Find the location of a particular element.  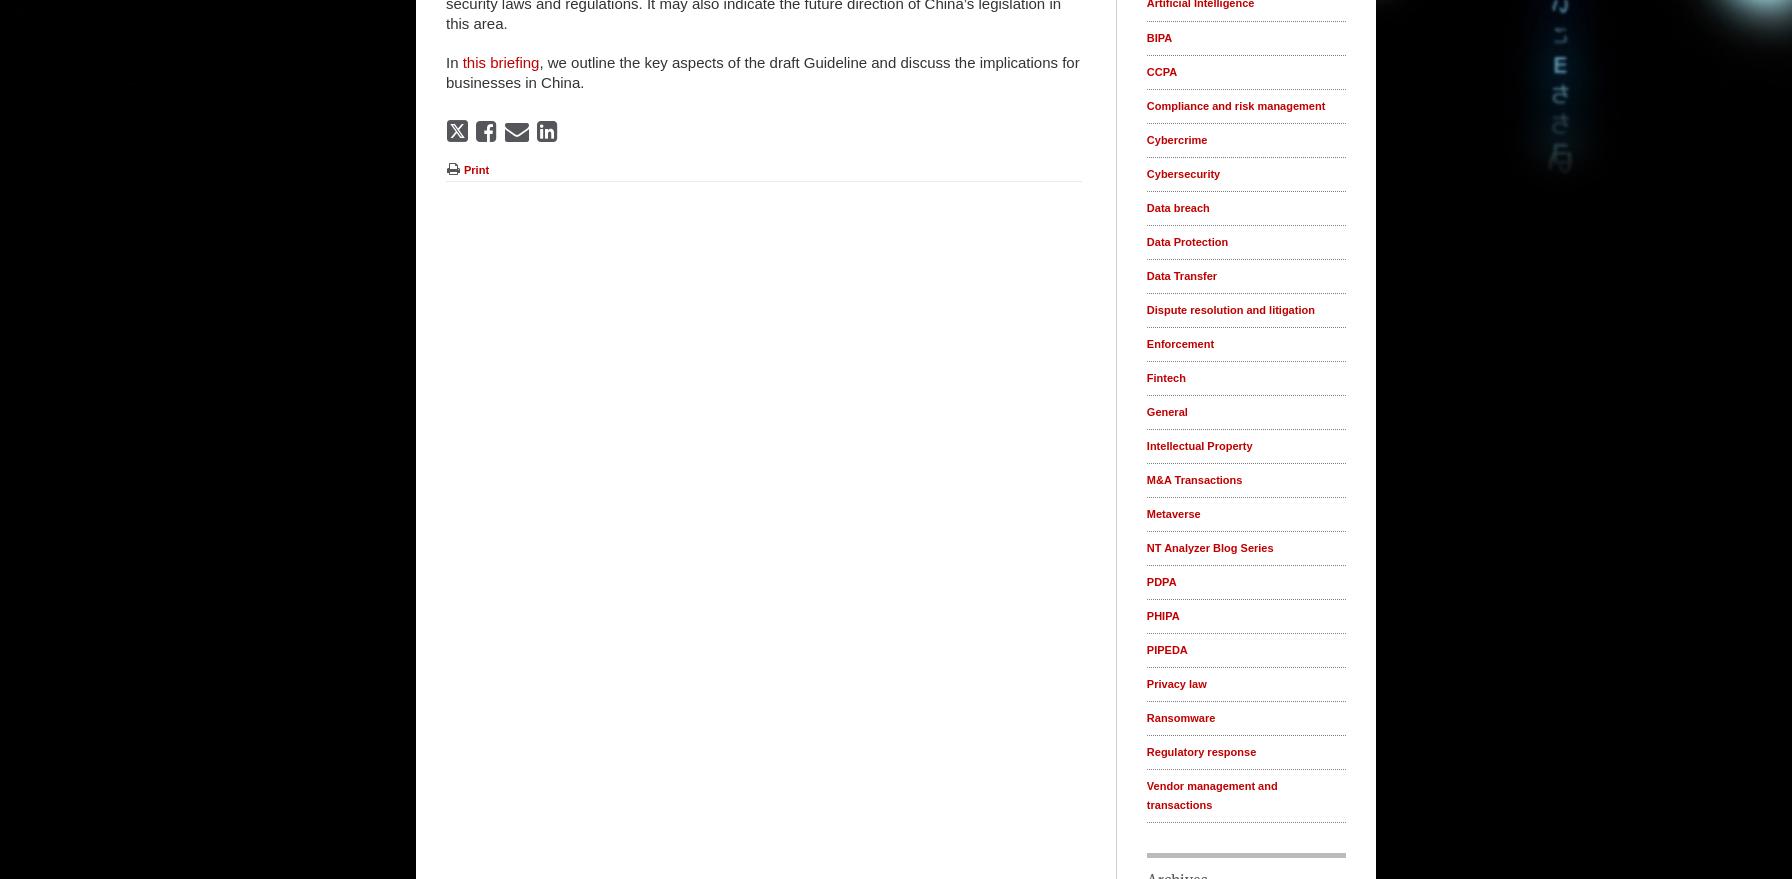

'Data Protection' is located at coordinates (1187, 240).